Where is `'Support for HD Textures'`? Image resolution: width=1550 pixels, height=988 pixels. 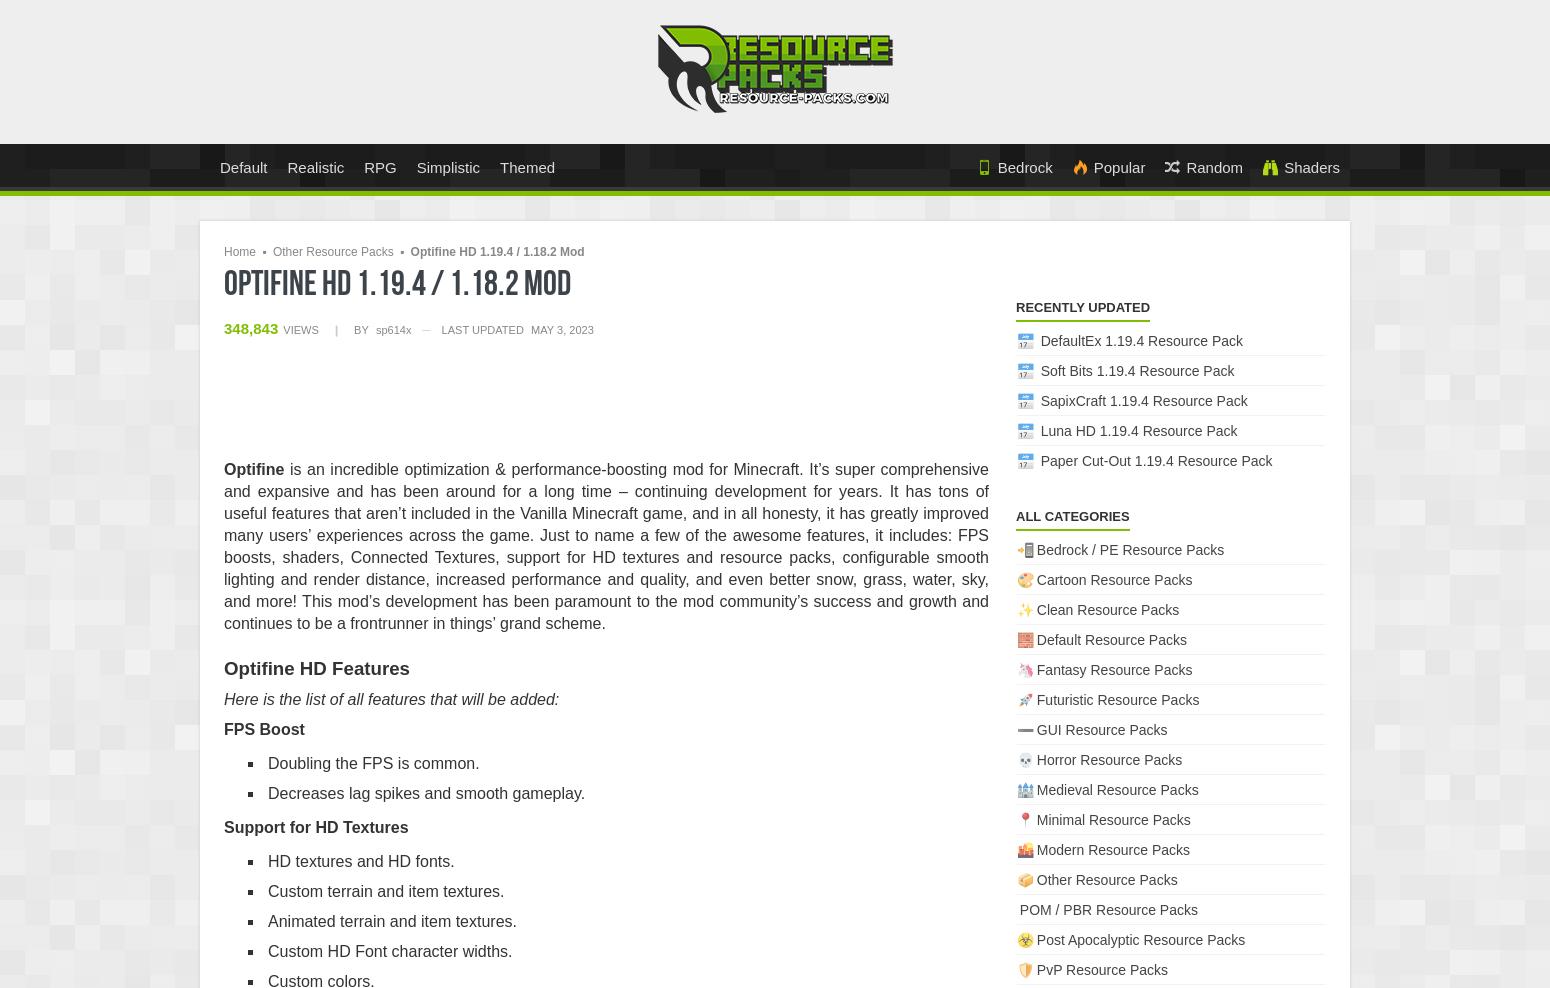
'Support for HD Textures' is located at coordinates (315, 826).